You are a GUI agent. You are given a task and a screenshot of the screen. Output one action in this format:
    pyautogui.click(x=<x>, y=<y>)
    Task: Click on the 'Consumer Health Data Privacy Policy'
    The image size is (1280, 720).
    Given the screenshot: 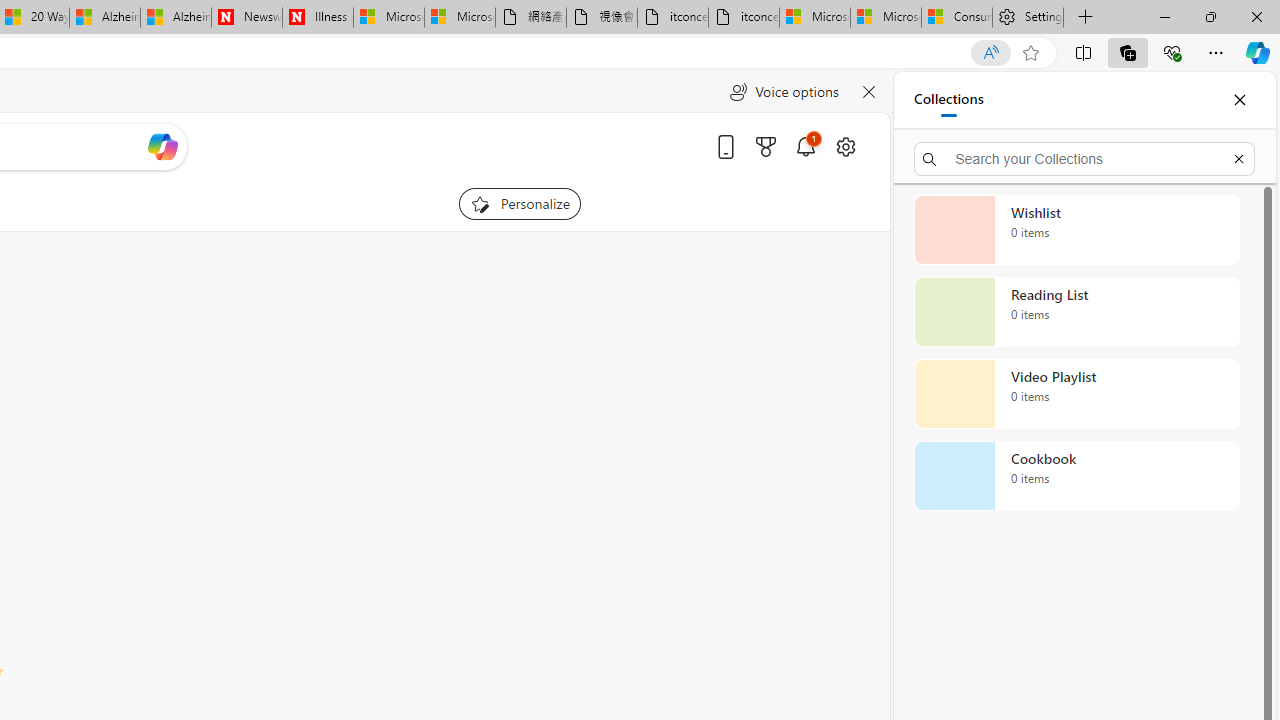 What is the action you would take?
    pyautogui.click(x=955, y=17)
    